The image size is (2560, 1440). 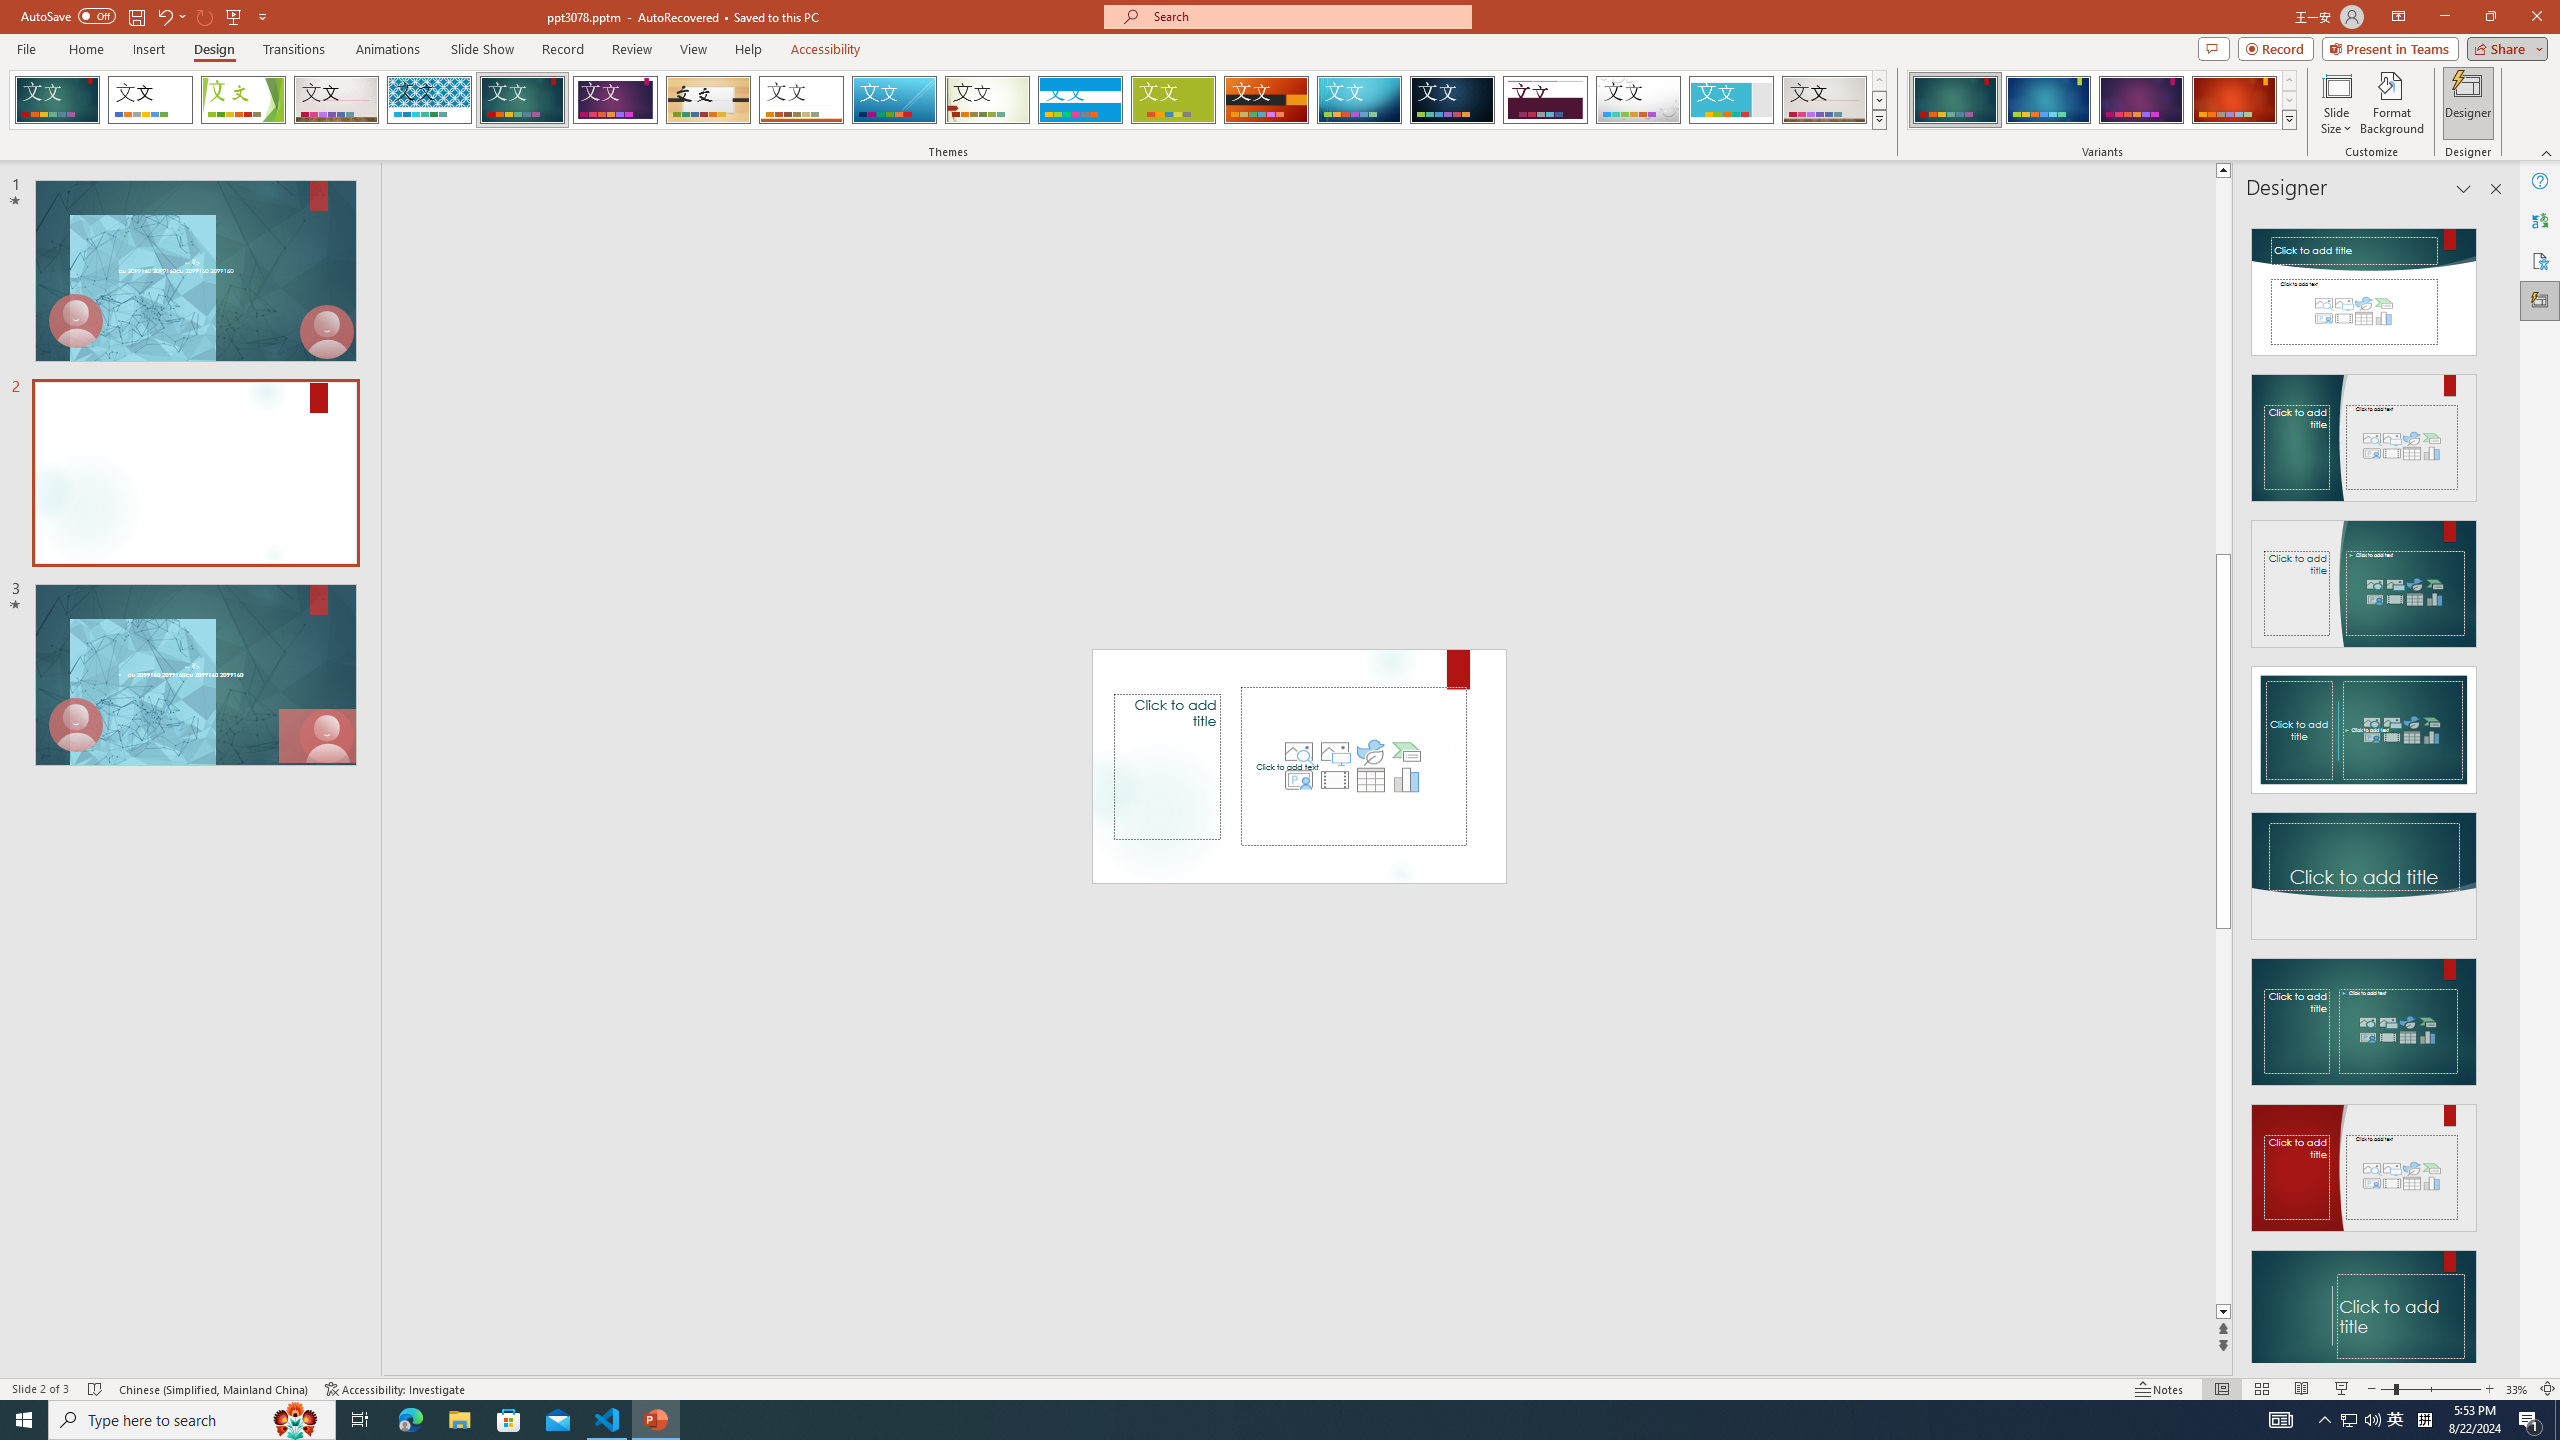 I want to click on 'Insert an Icon', so click(x=1369, y=750).